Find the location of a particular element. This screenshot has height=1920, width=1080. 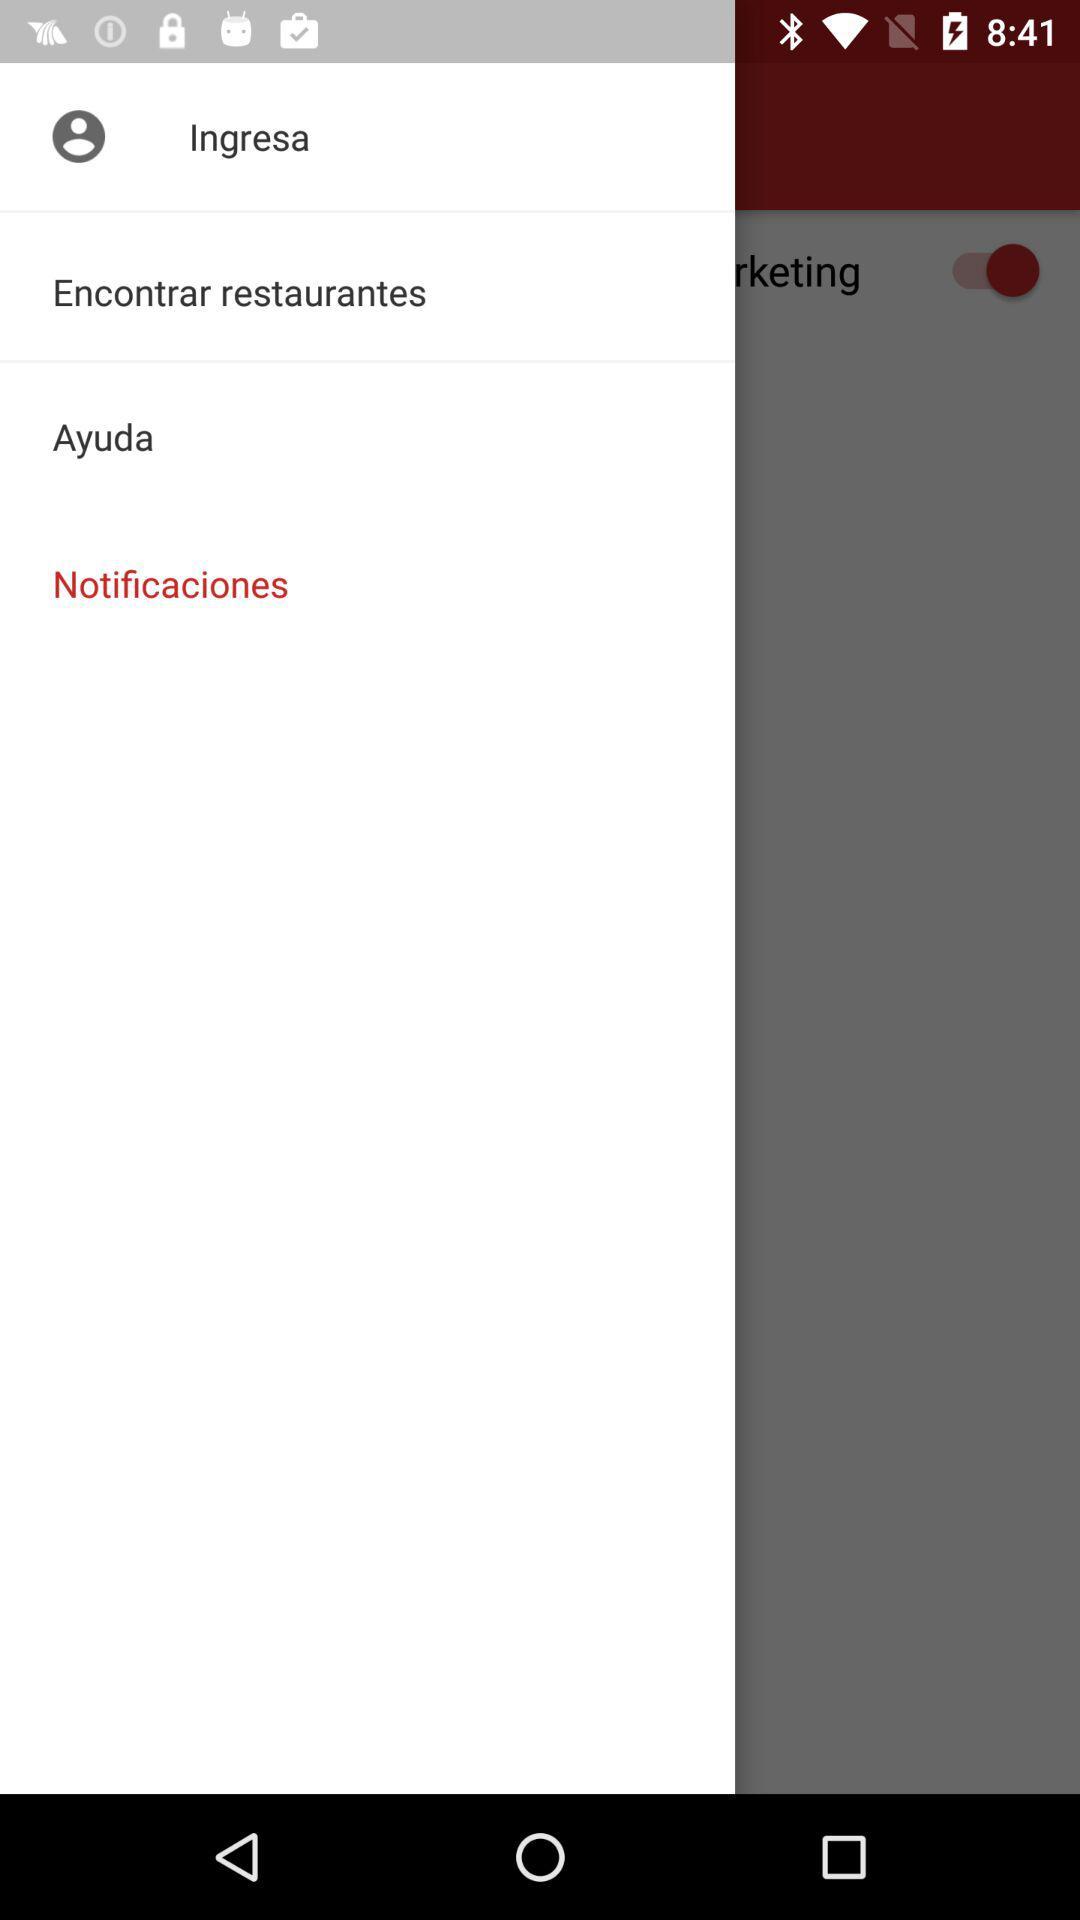

ingresa icon is located at coordinates (367, 135).